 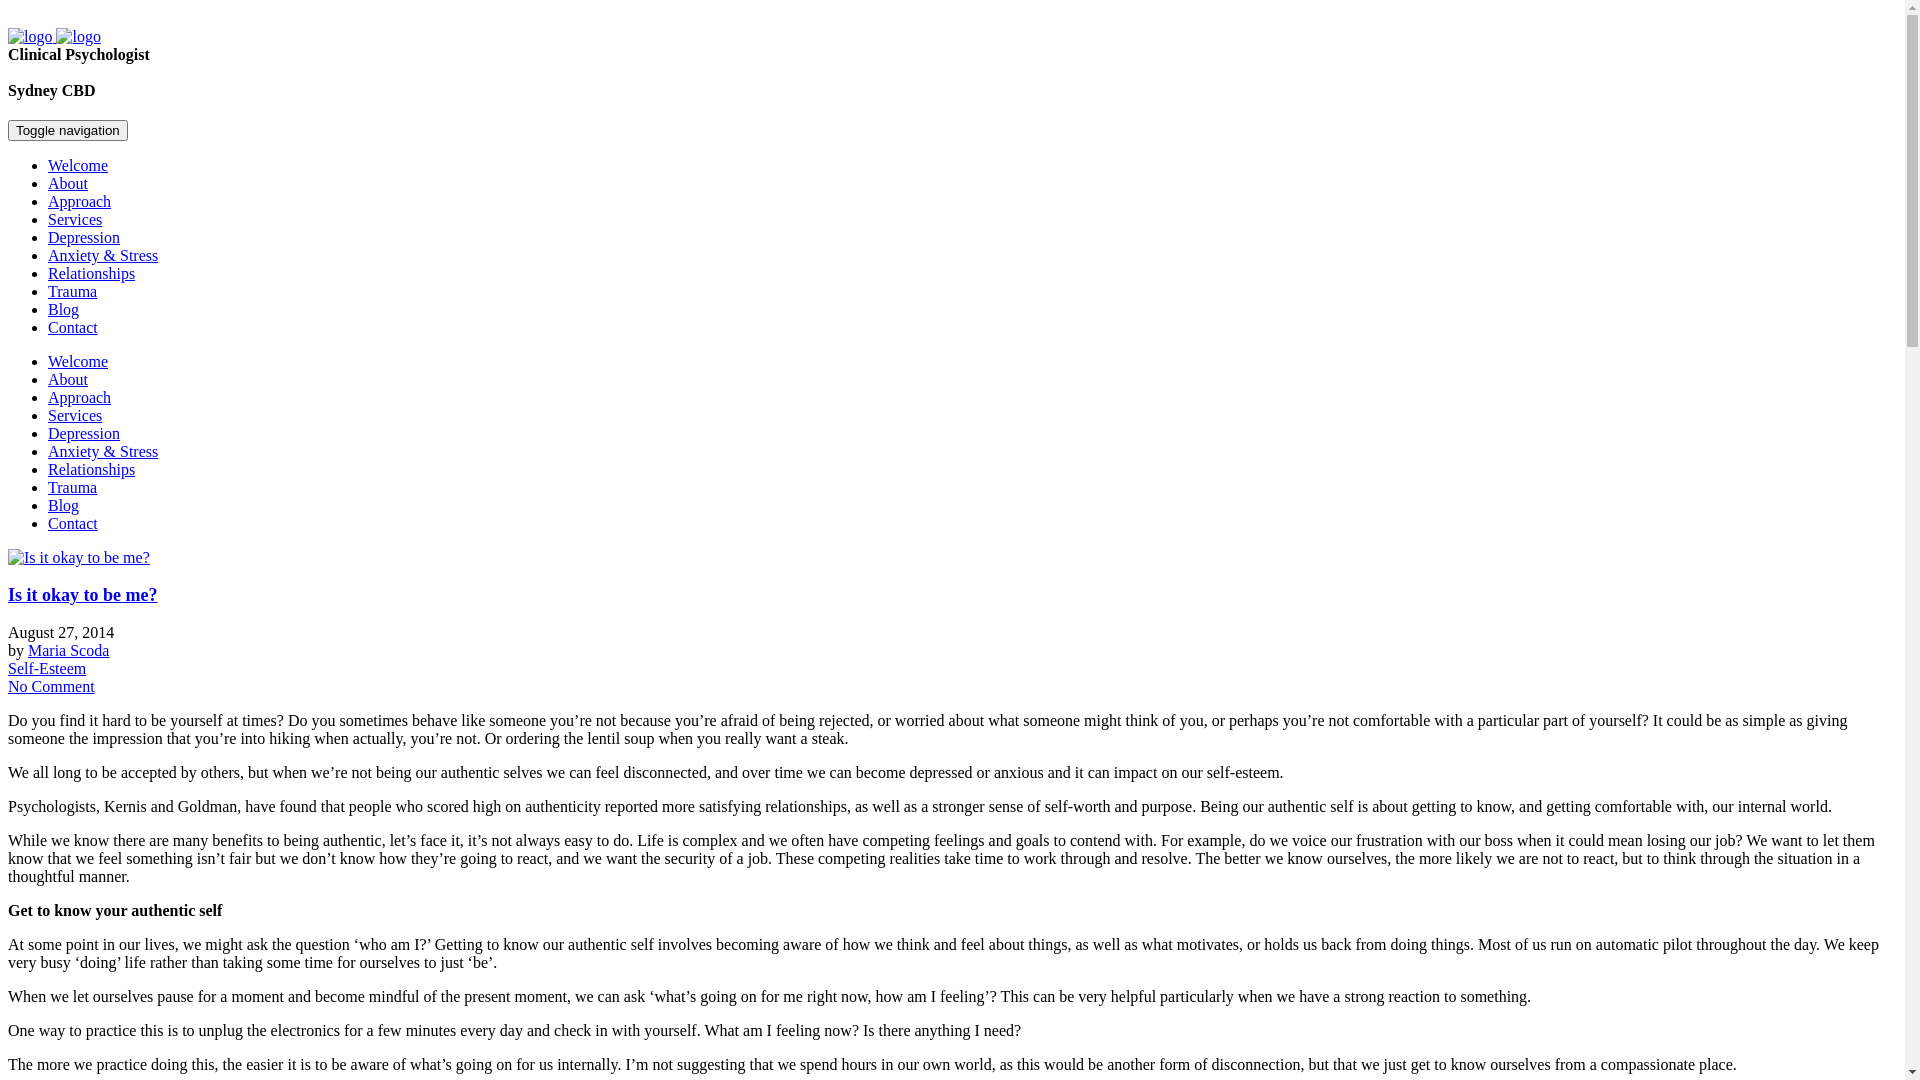 What do you see at coordinates (67, 183) in the screenshot?
I see `'About'` at bounding box center [67, 183].